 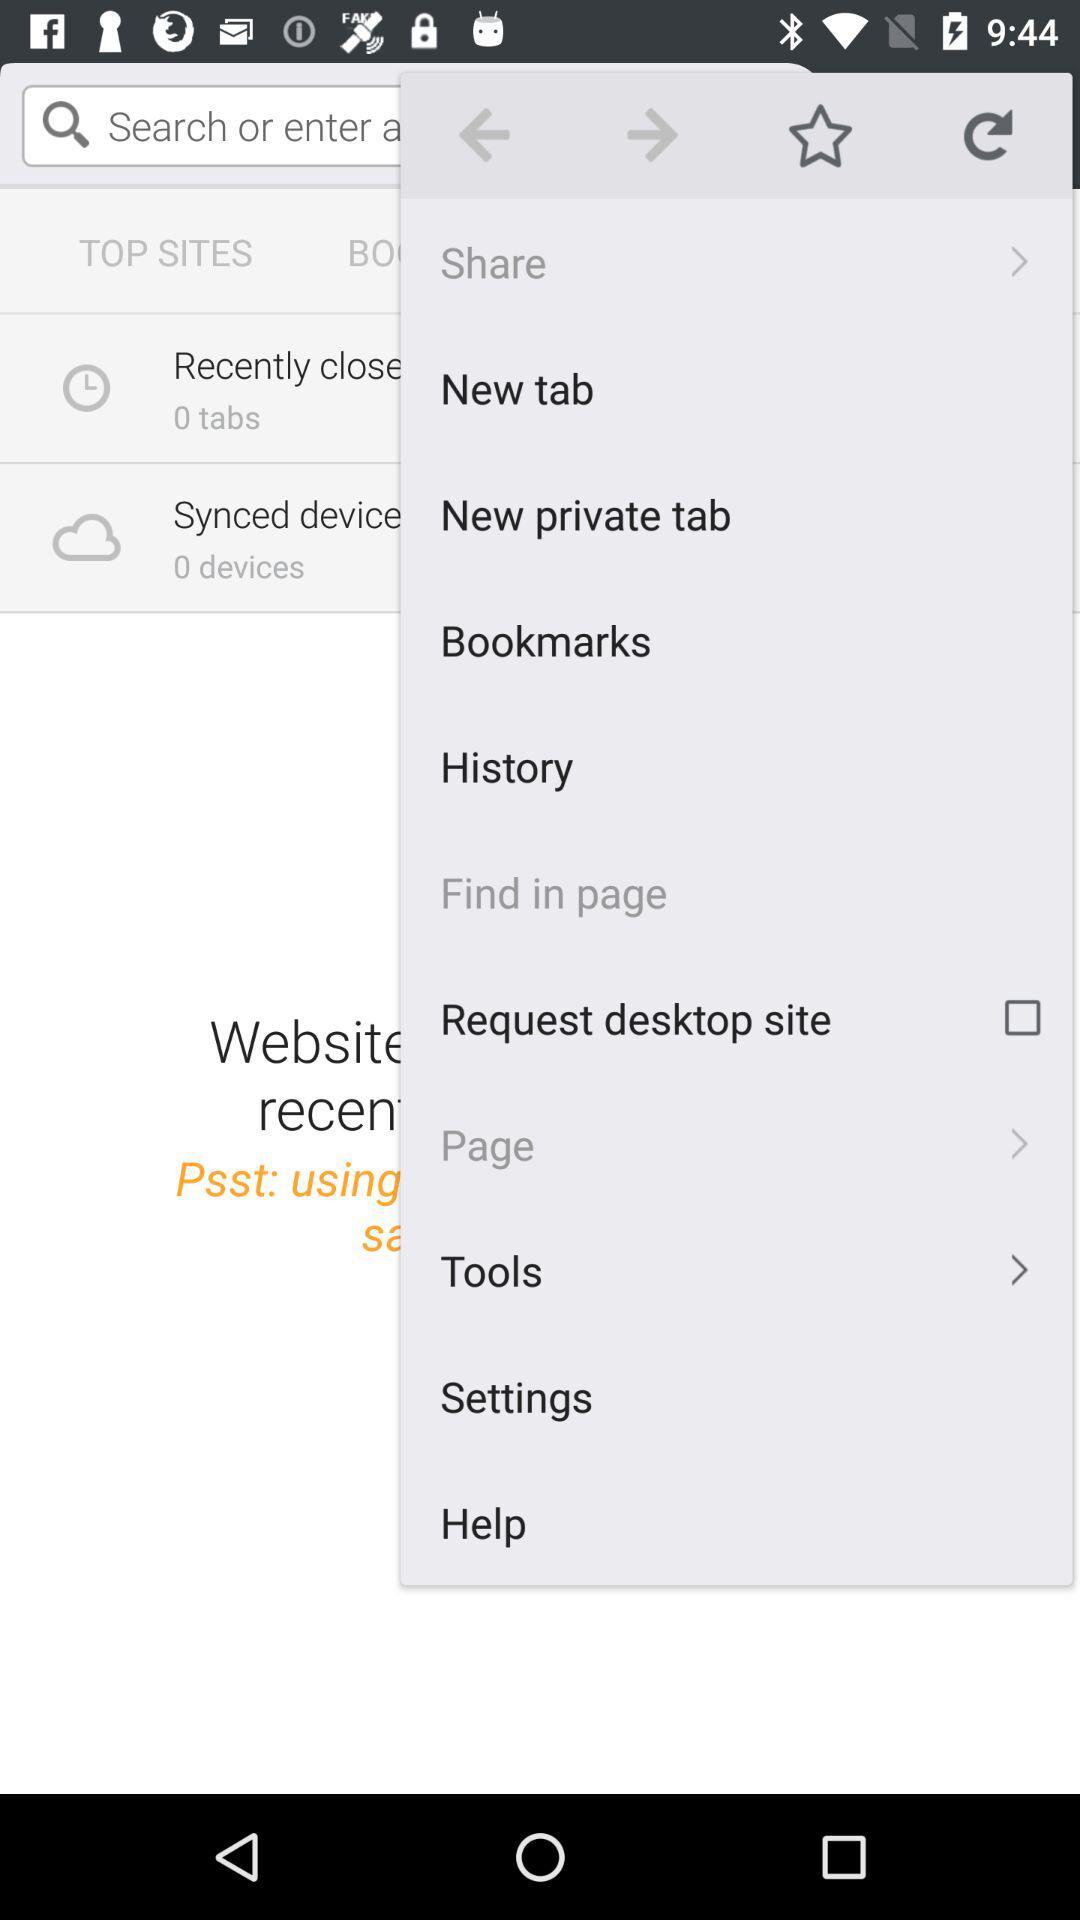 I want to click on the item above the new tab item, so click(x=736, y=260).